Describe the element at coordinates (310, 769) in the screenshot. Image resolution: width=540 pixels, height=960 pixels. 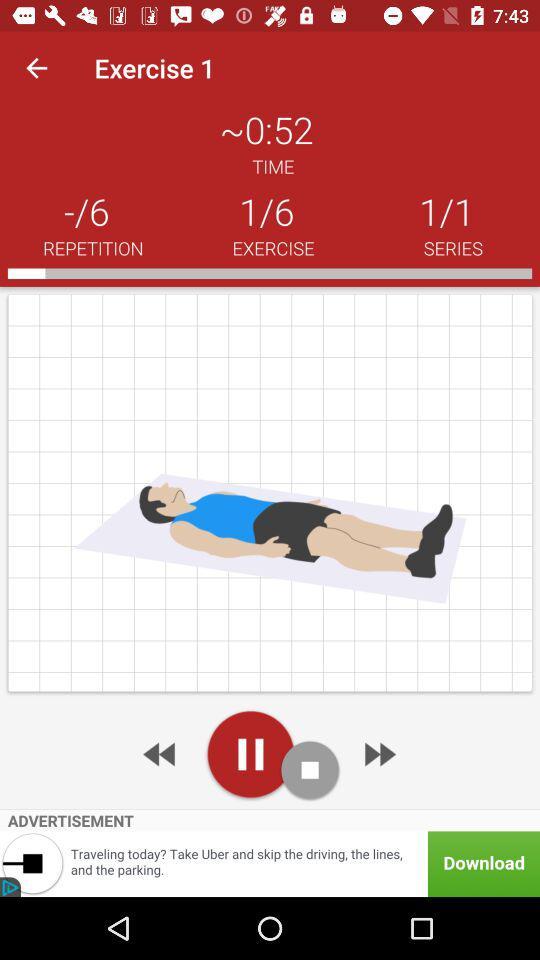
I see `stop` at that location.